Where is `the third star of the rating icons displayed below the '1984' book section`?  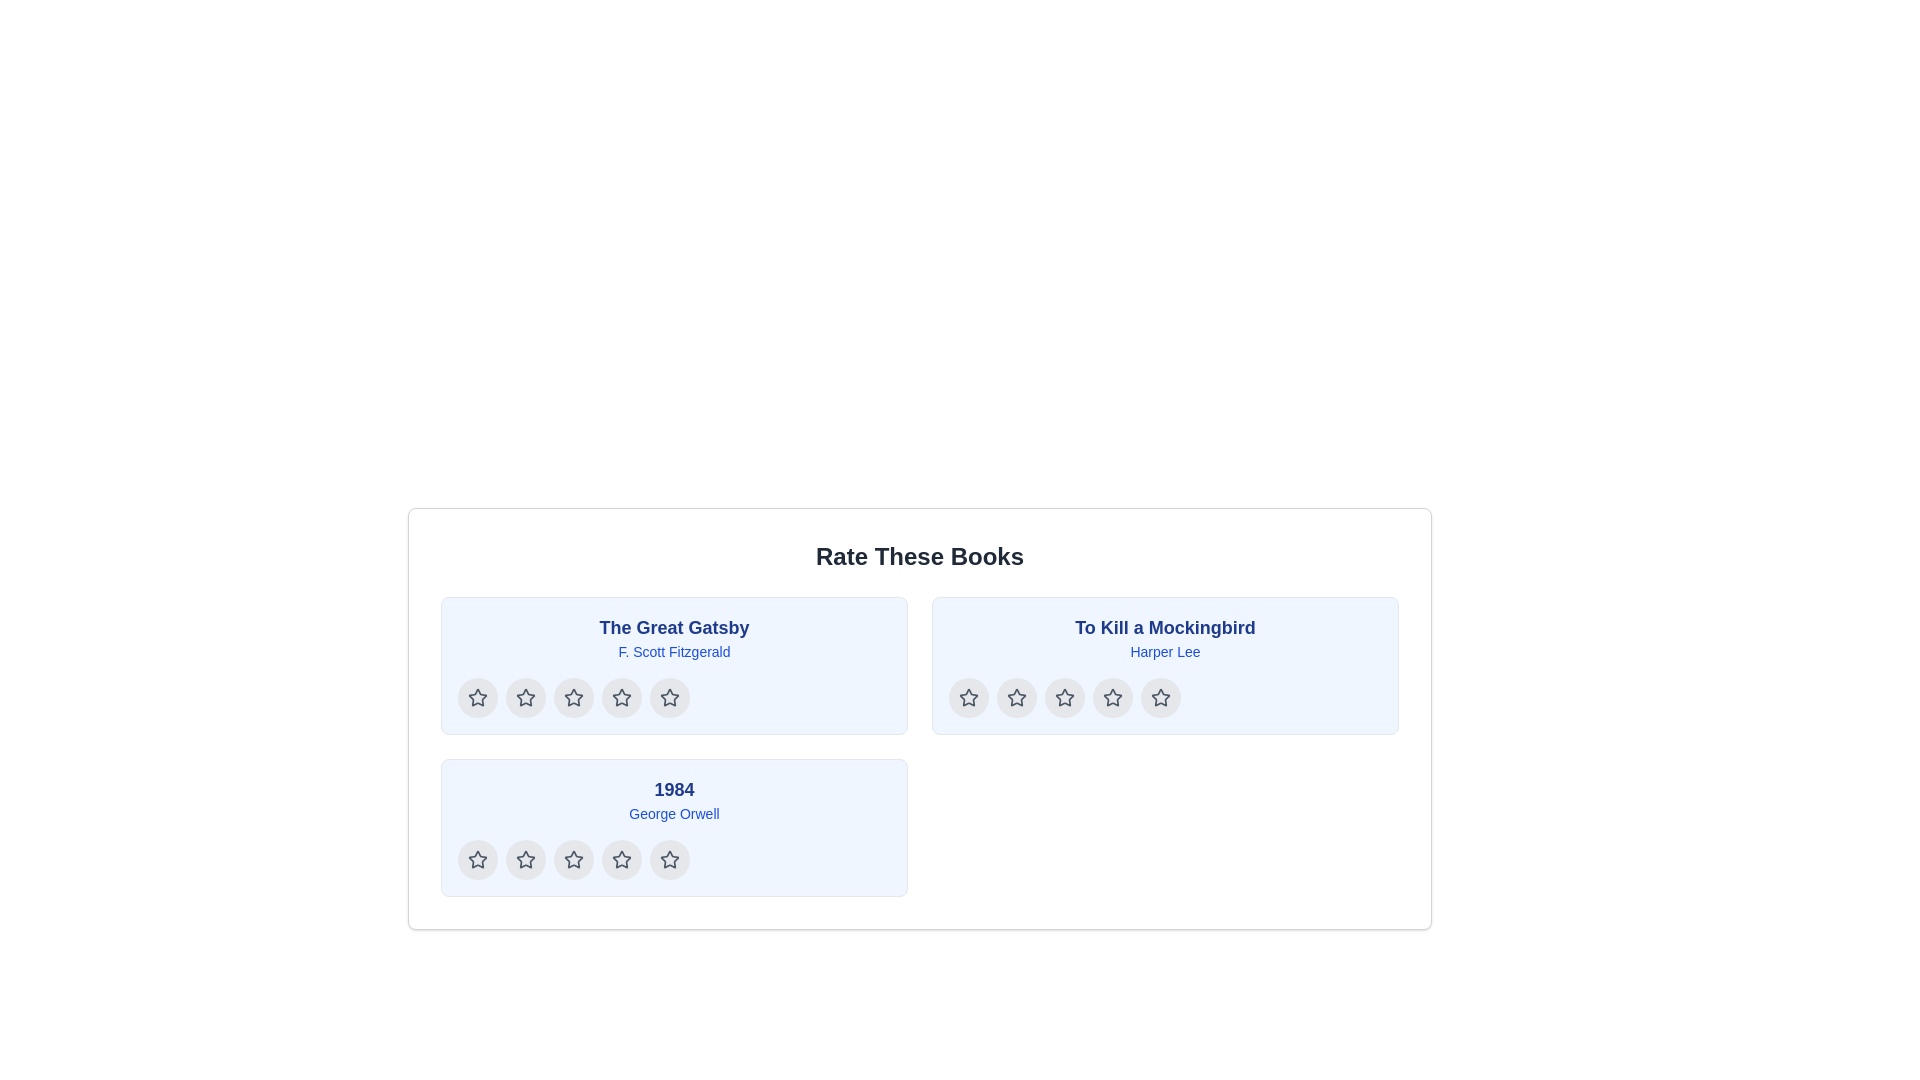 the third star of the rating icons displayed below the '1984' book section is located at coordinates (573, 859).